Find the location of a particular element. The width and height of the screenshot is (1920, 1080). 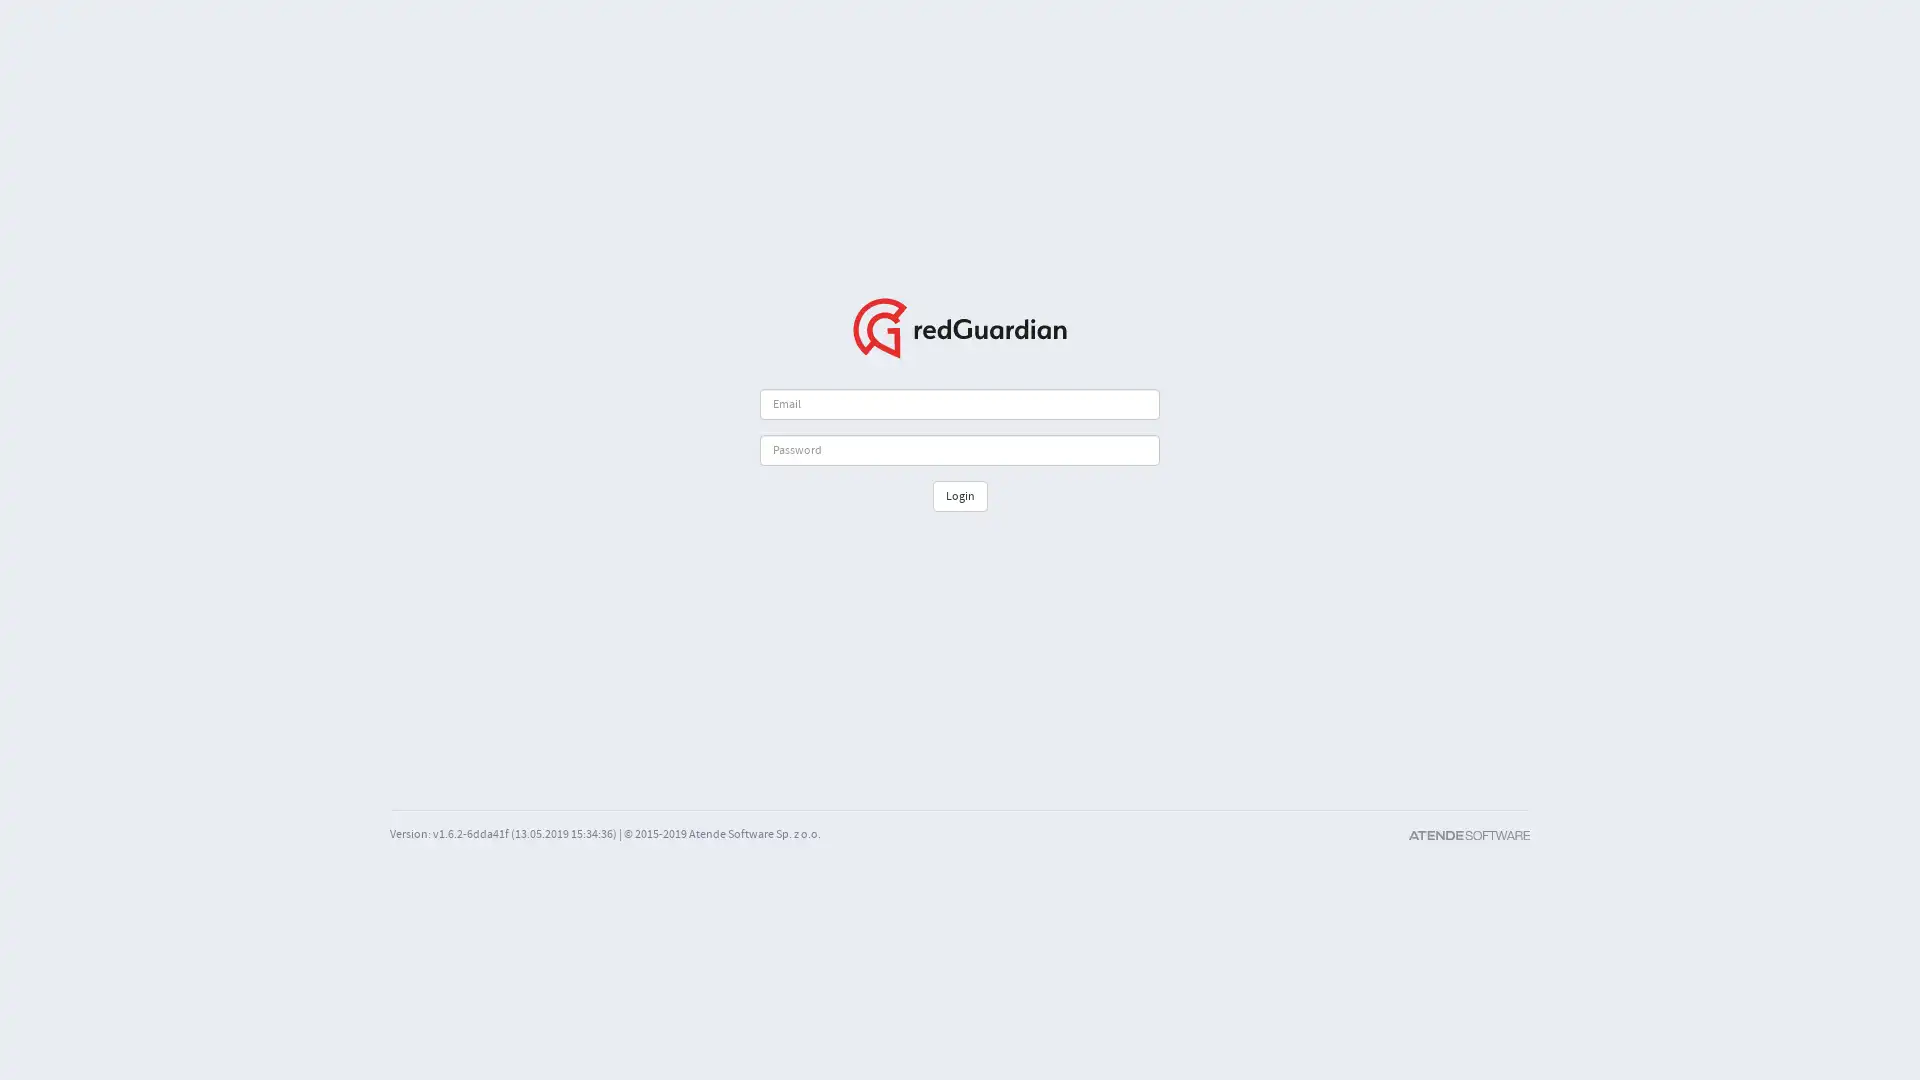

Login is located at coordinates (958, 495).